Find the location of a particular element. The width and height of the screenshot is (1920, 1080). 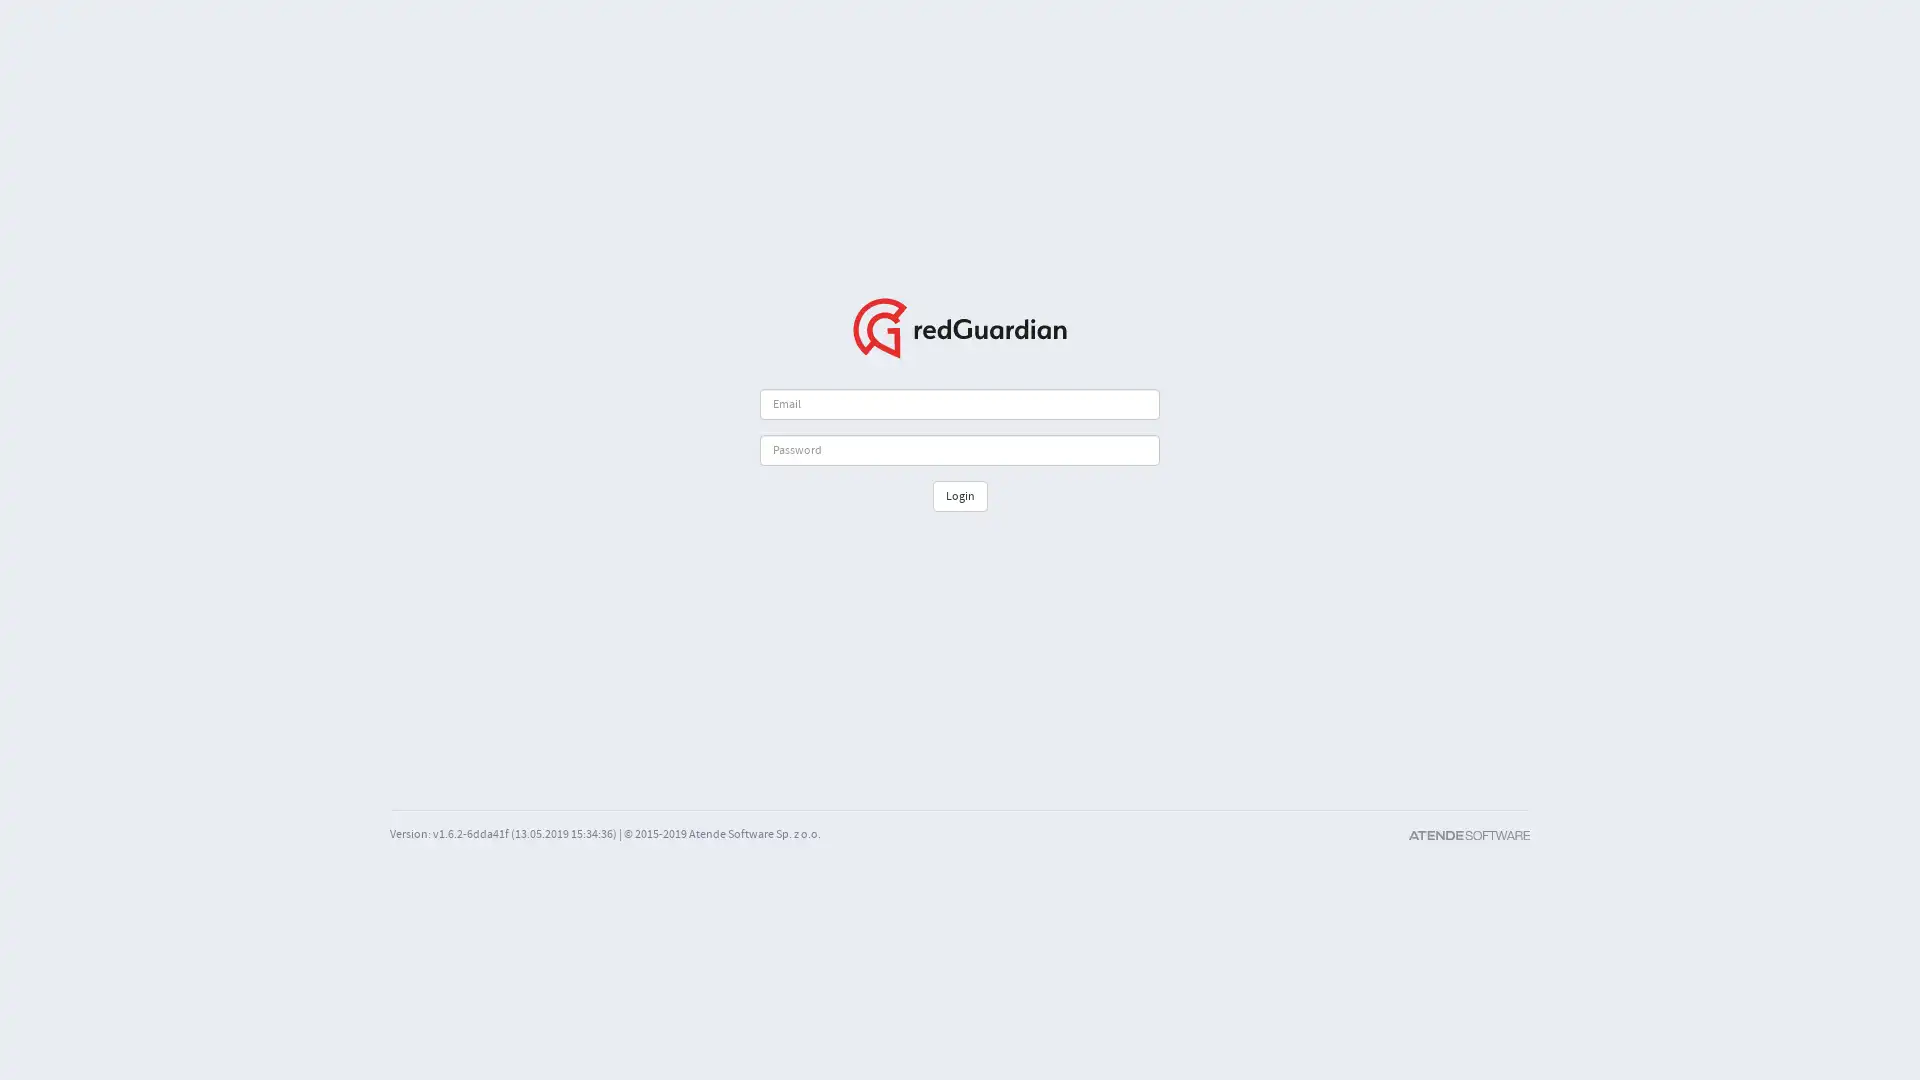

Login is located at coordinates (958, 495).